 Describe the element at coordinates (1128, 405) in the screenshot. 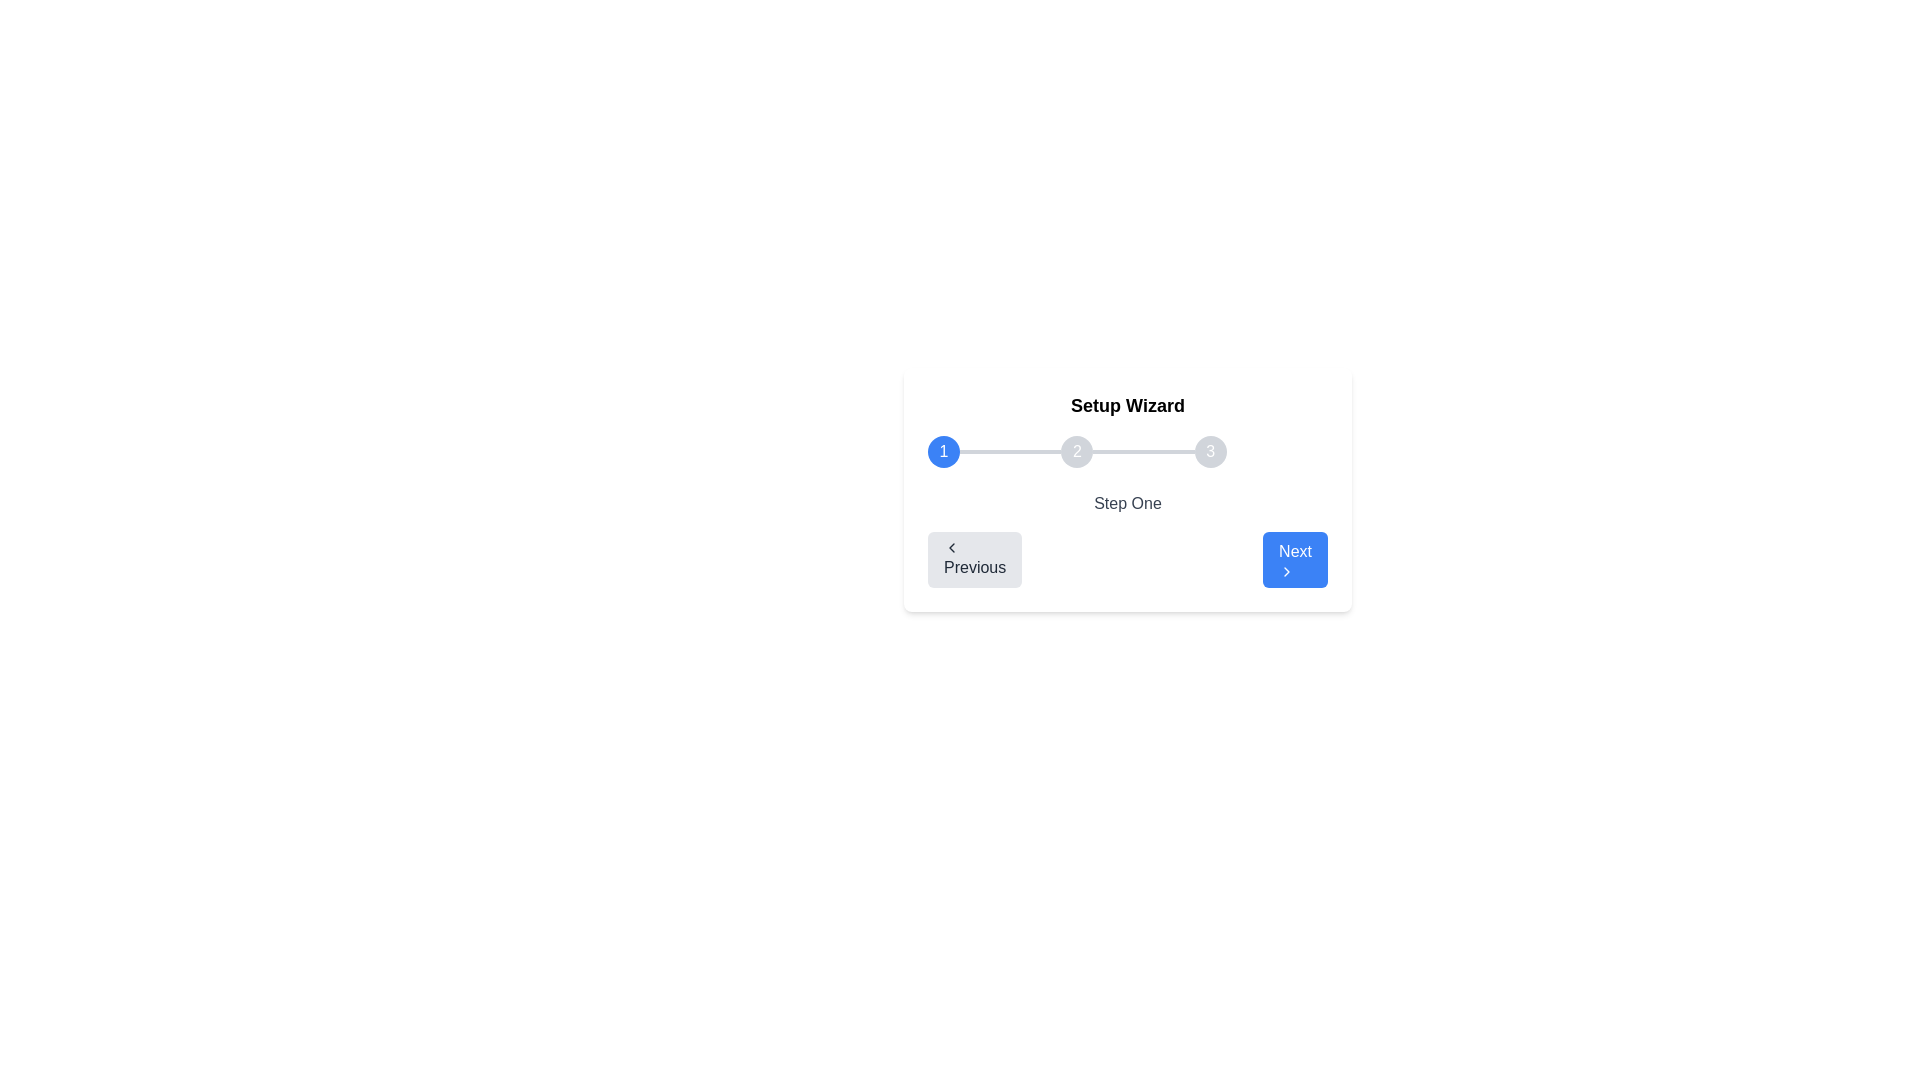

I see `the bold text label reading 'Setup Wizard' located at the top of the wizard interface` at that location.